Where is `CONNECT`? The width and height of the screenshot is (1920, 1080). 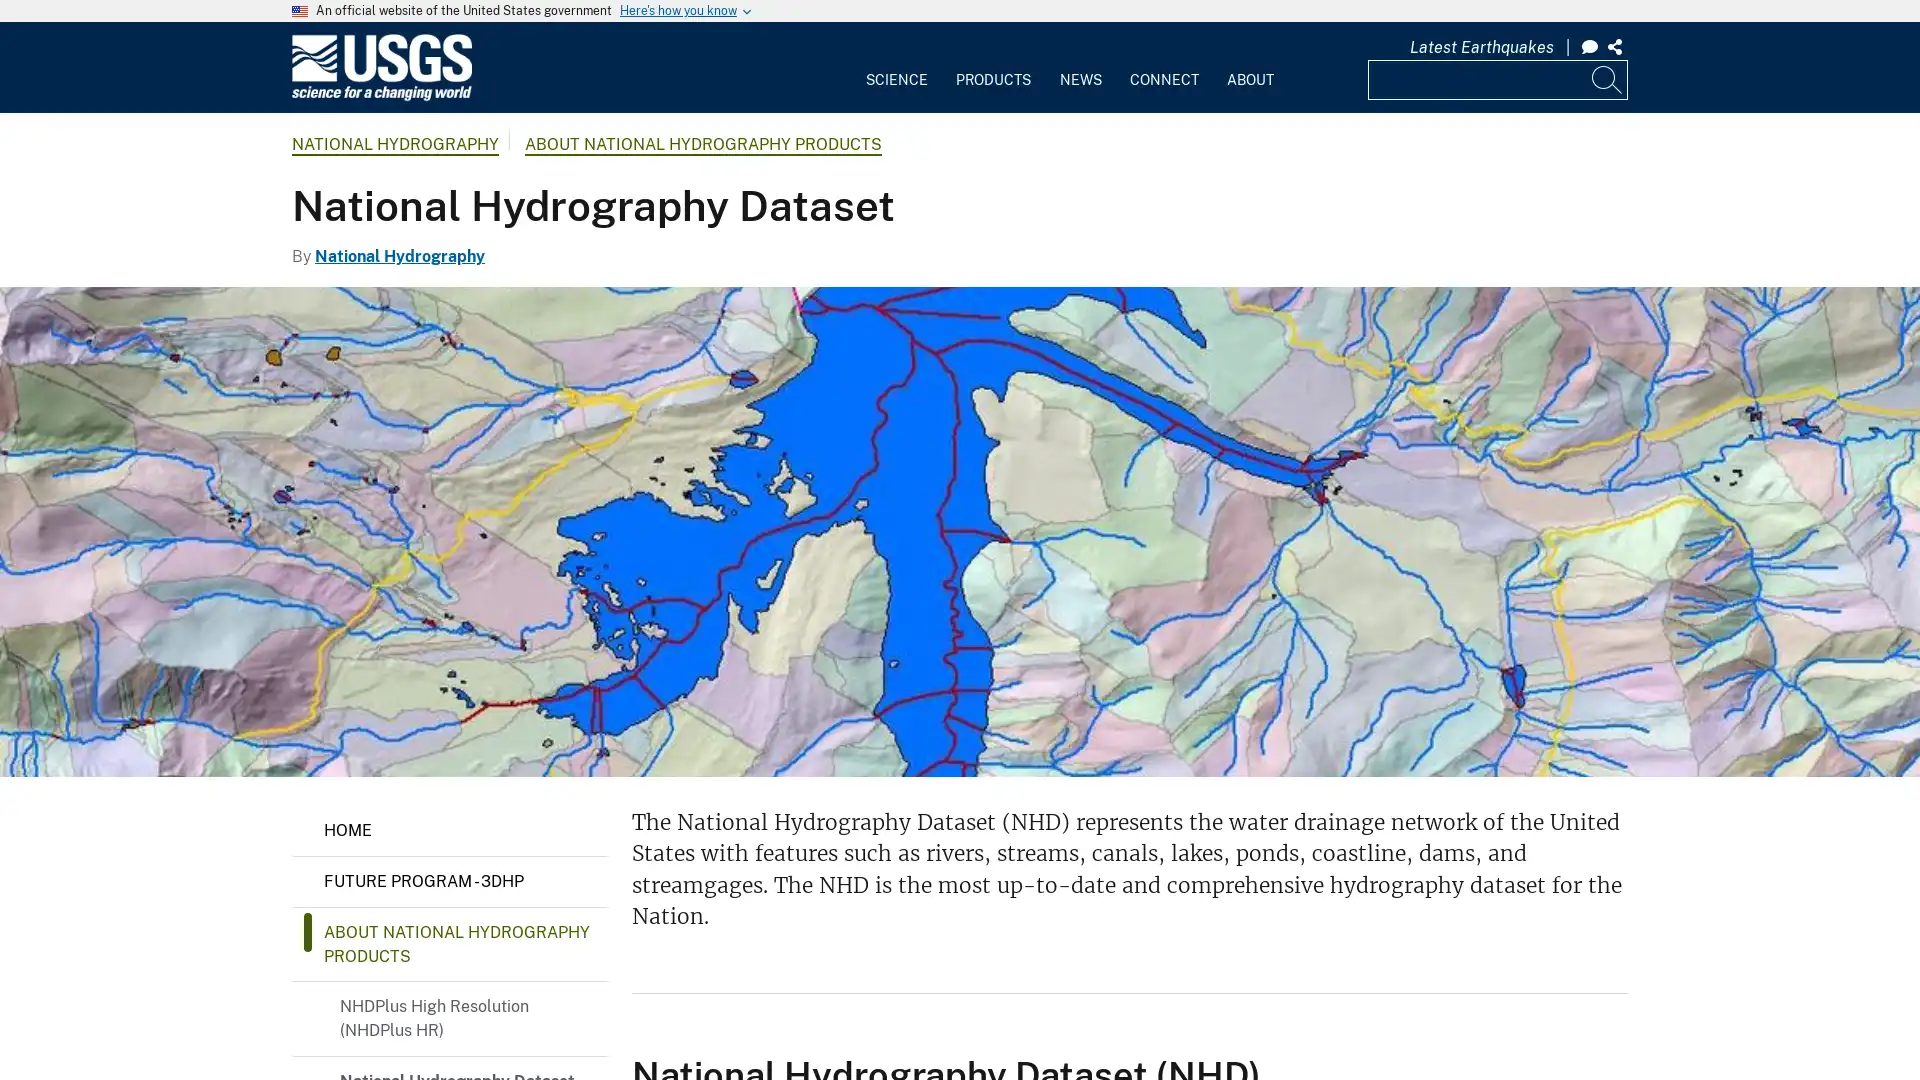
CONNECT is located at coordinates (1163, 65).